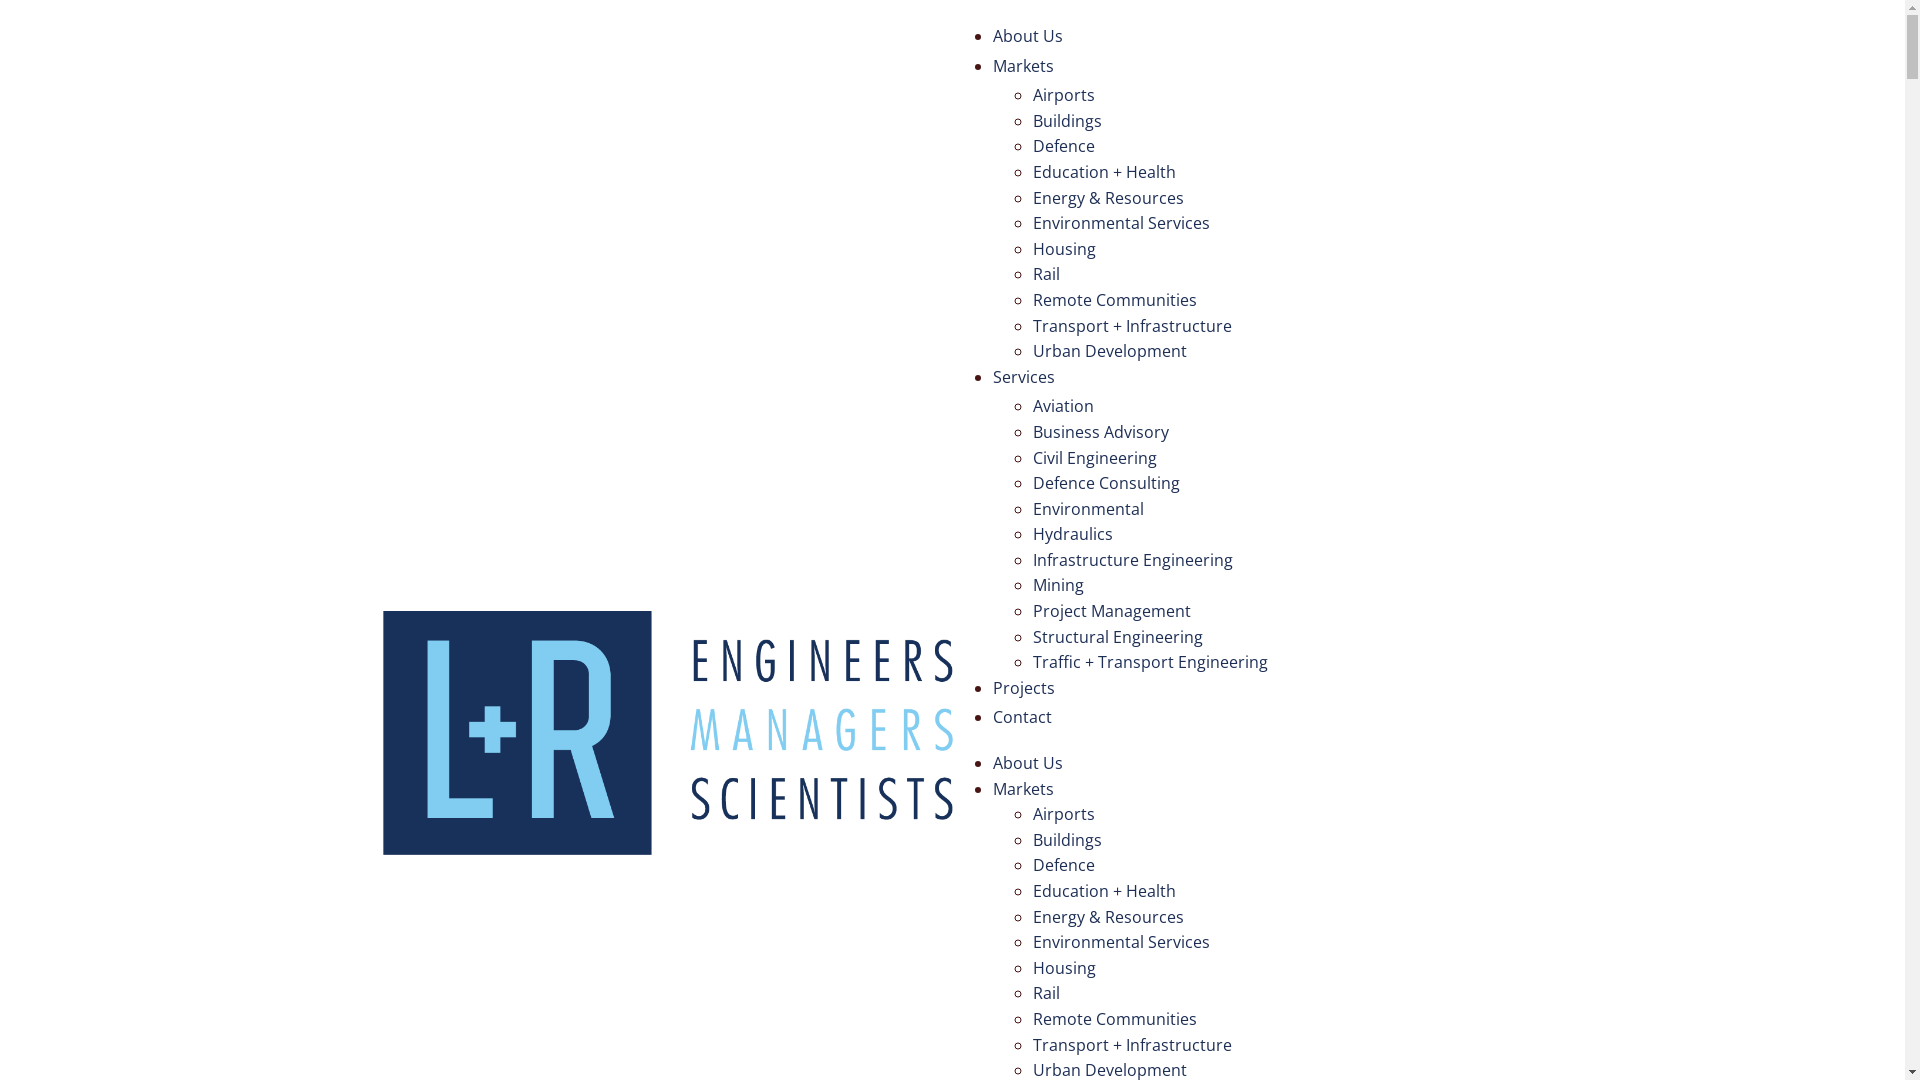 This screenshot has width=1920, height=1080. What do you see at coordinates (1056, 585) in the screenshot?
I see `'Mining'` at bounding box center [1056, 585].